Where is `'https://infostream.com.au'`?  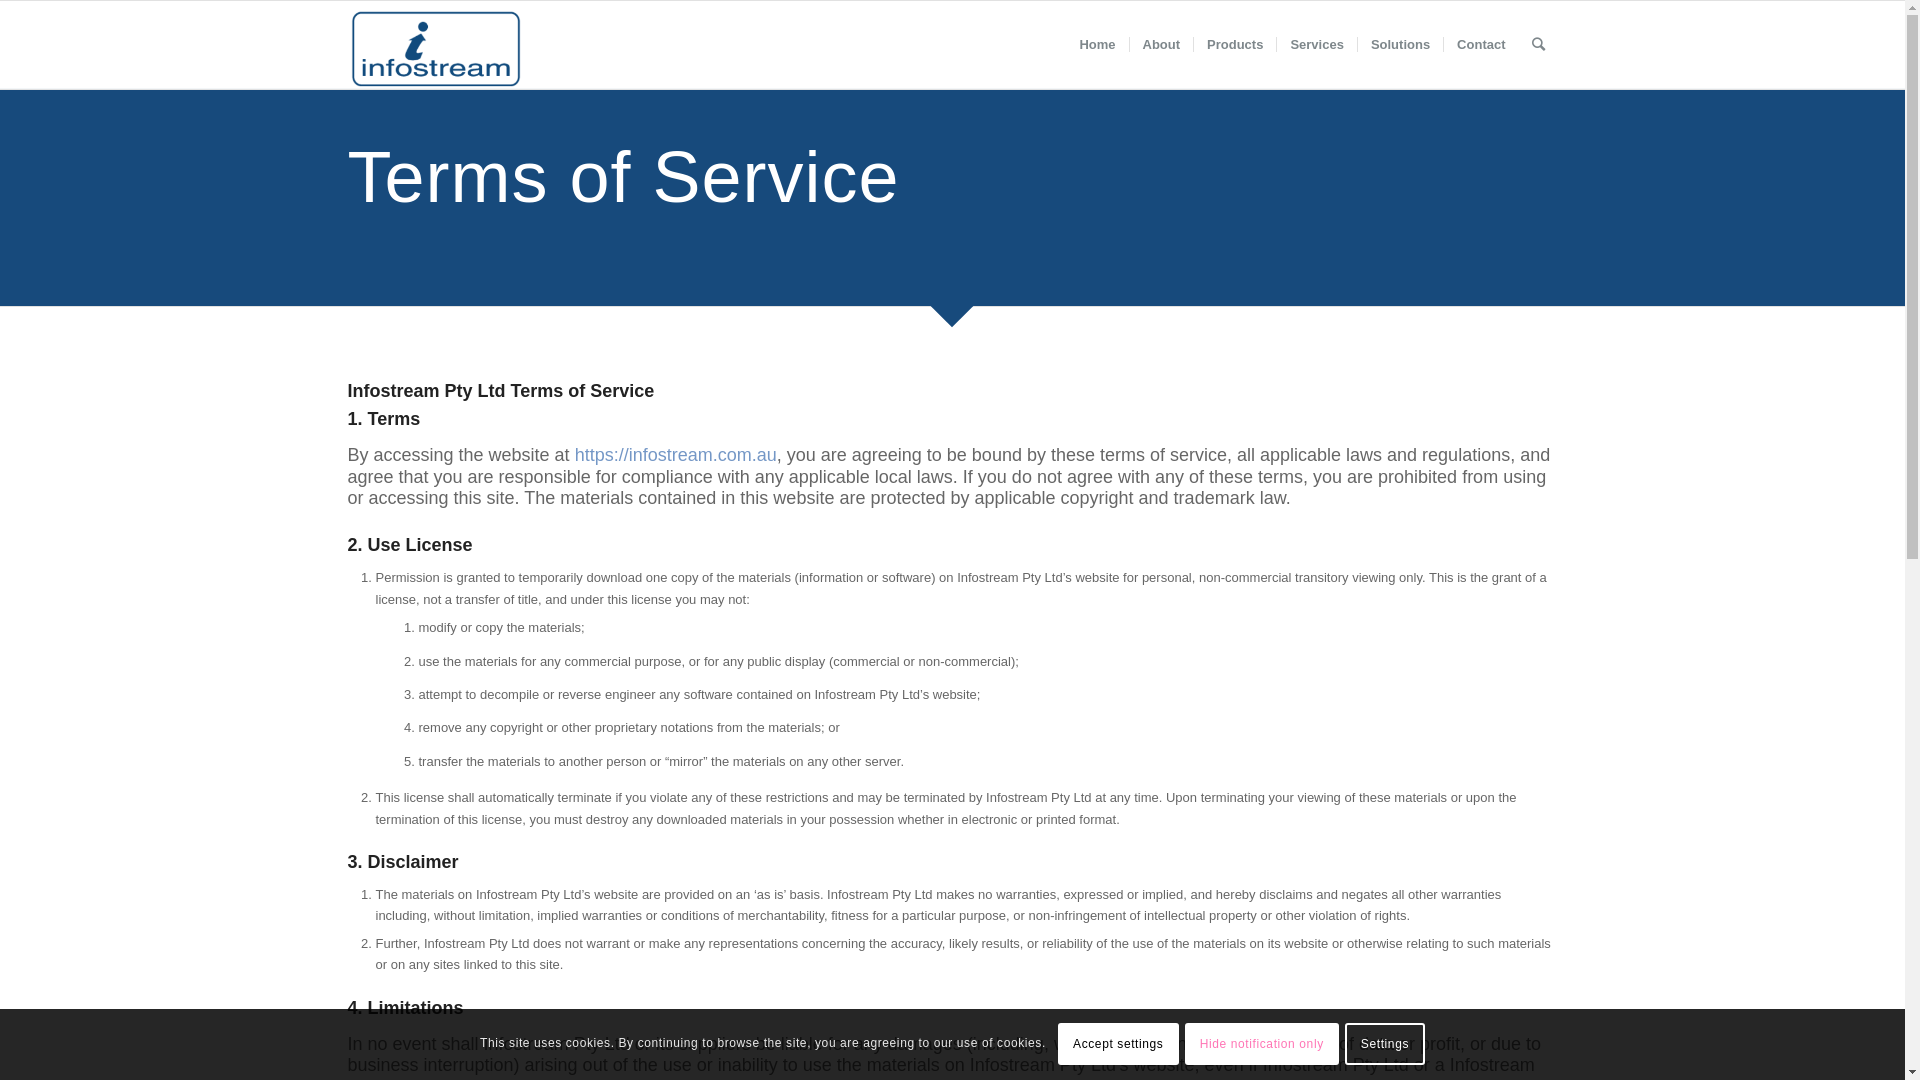
'https://infostream.com.au' is located at coordinates (676, 455).